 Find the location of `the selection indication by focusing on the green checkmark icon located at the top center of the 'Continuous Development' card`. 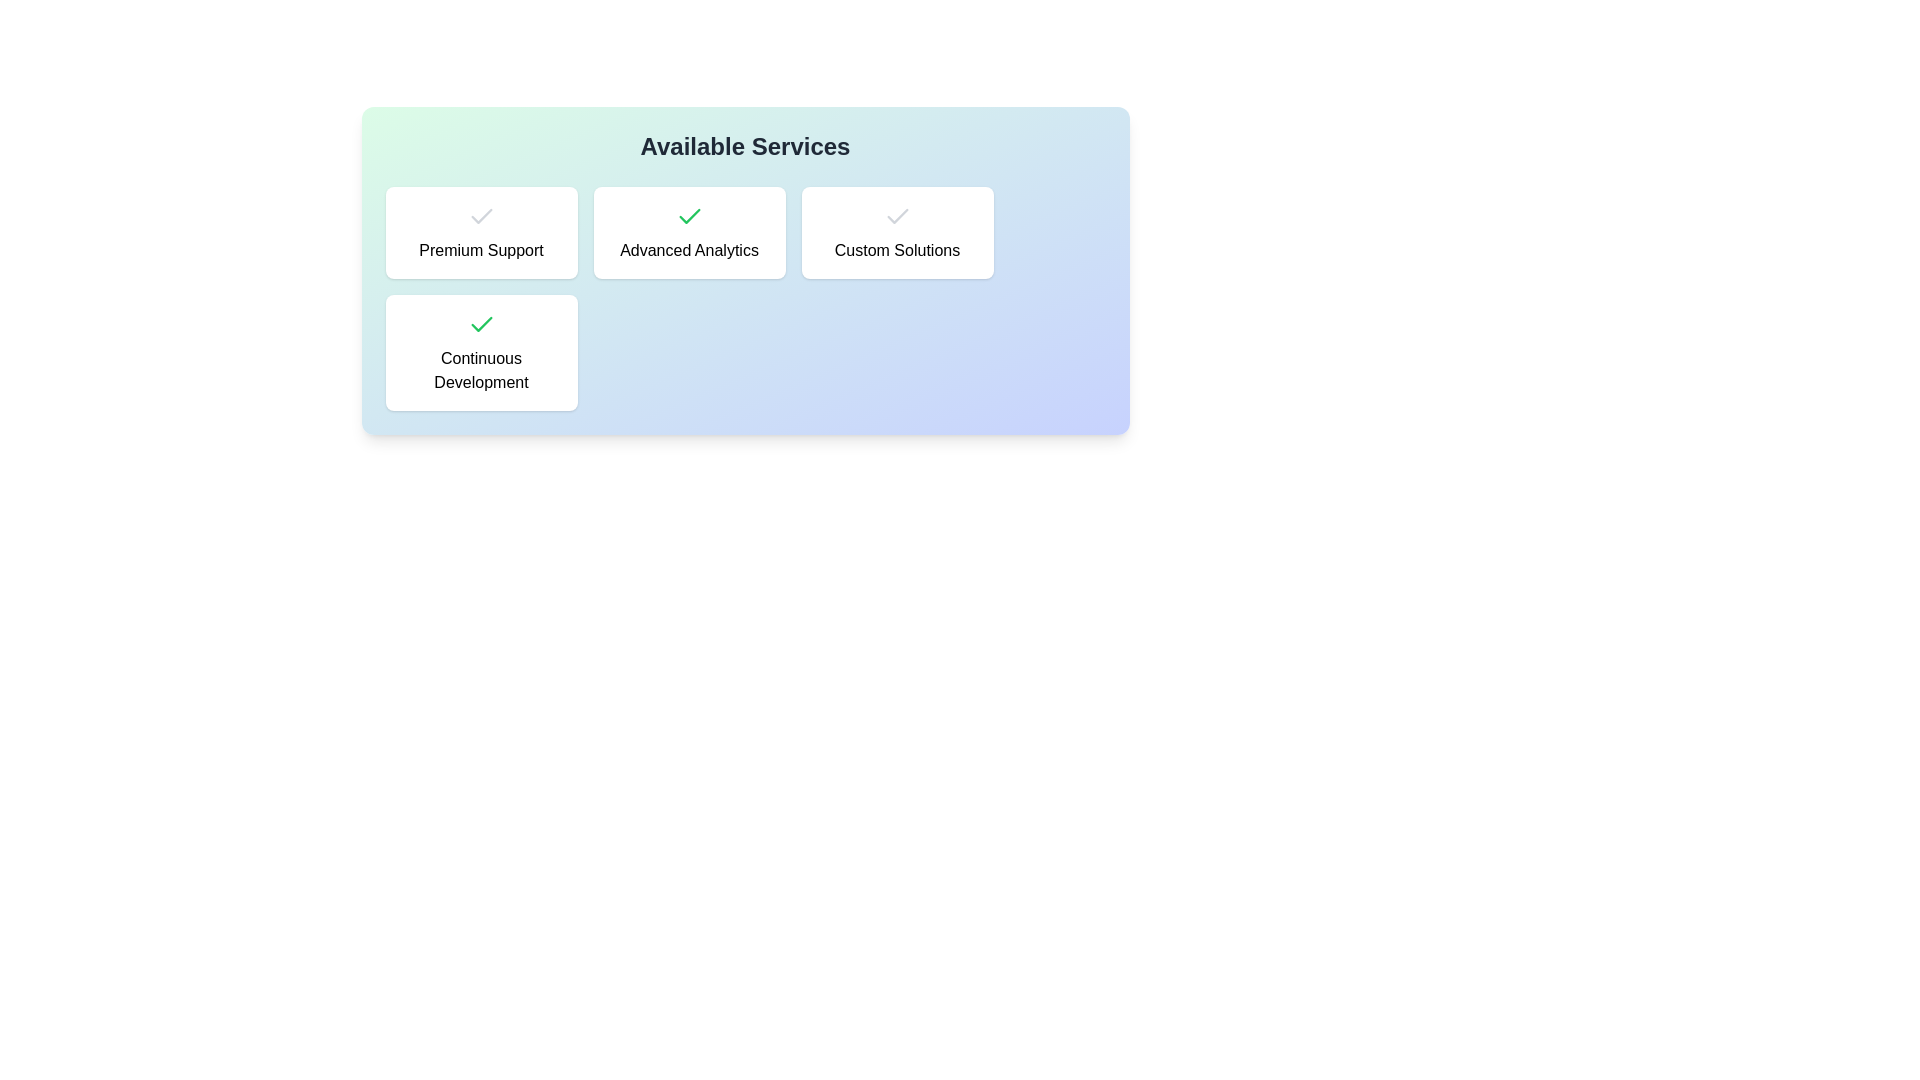

the selection indication by focusing on the green checkmark icon located at the top center of the 'Continuous Development' card is located at coordinates (481, 323).